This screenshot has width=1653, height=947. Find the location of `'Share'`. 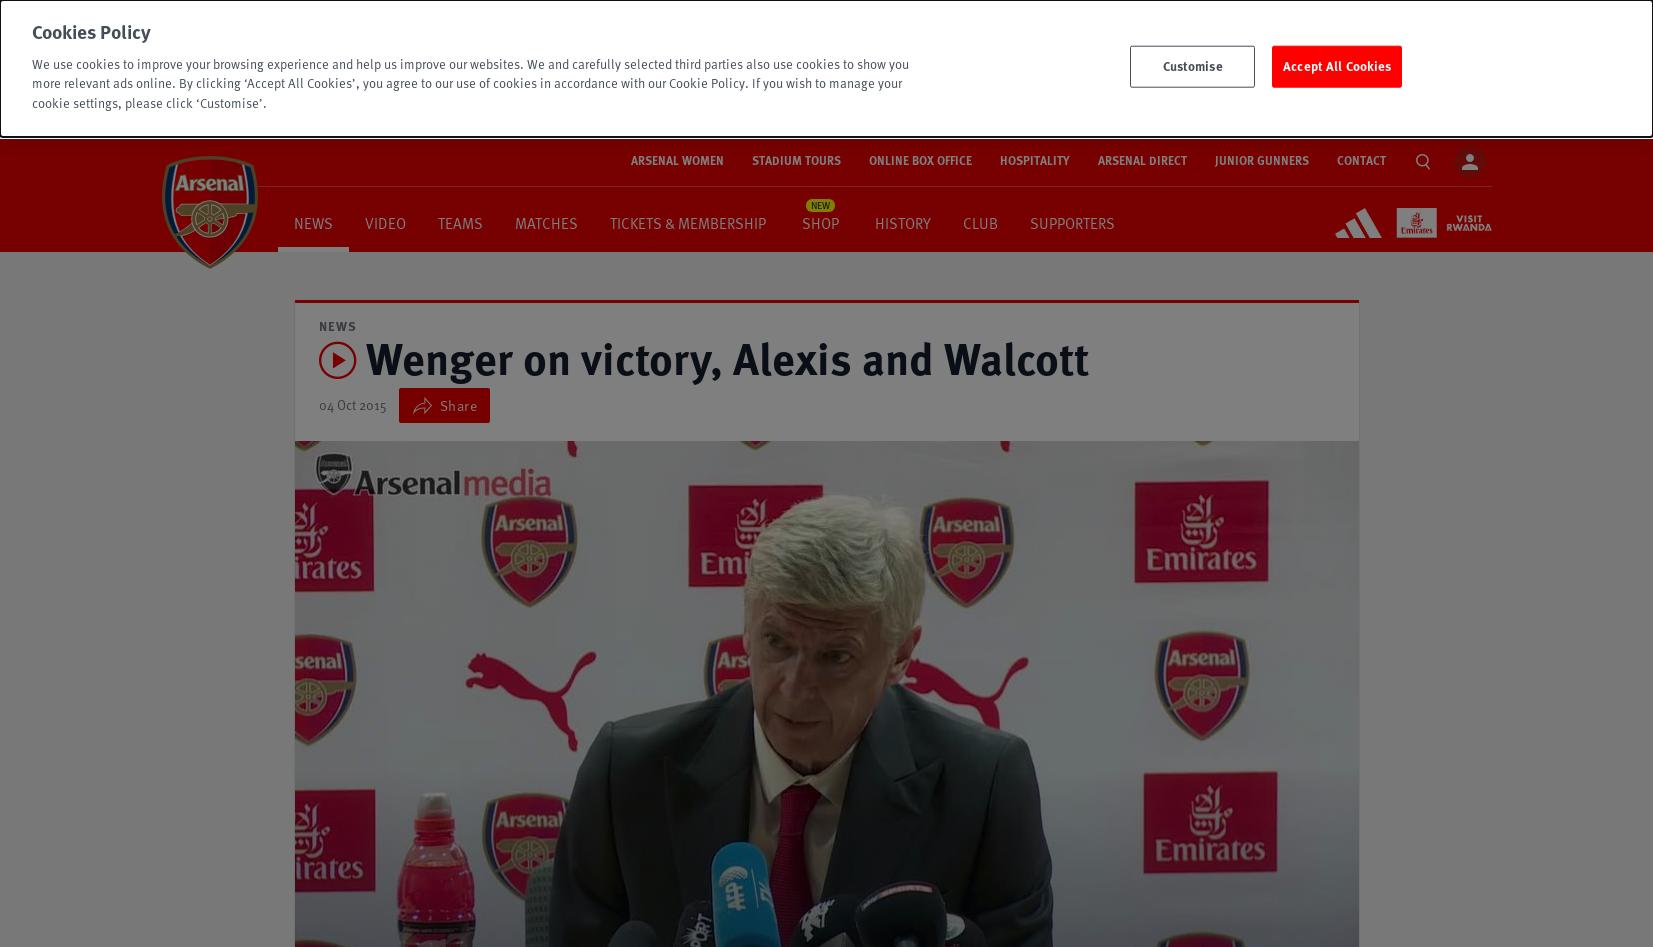

'Share' is located at coordinates (457, 404).